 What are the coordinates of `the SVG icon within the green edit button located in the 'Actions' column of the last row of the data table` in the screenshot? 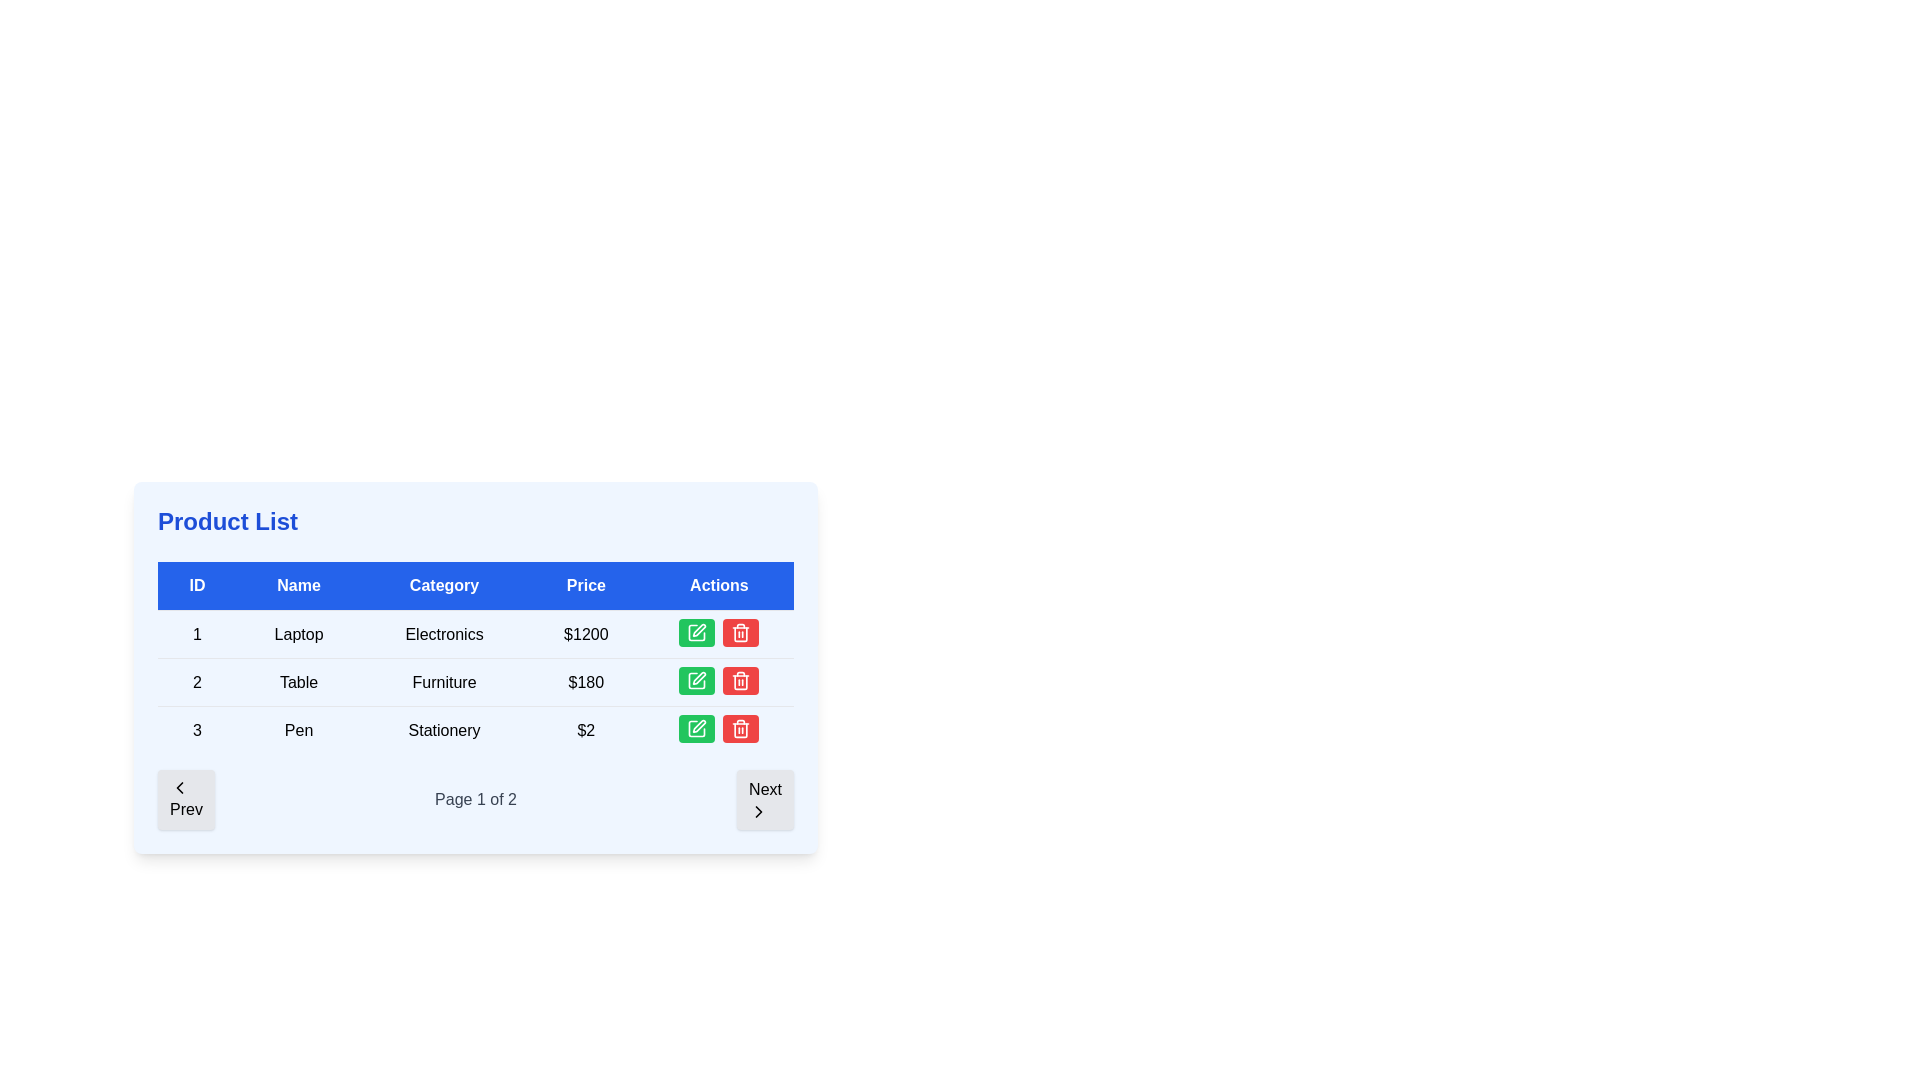 It's located at (697, 632).